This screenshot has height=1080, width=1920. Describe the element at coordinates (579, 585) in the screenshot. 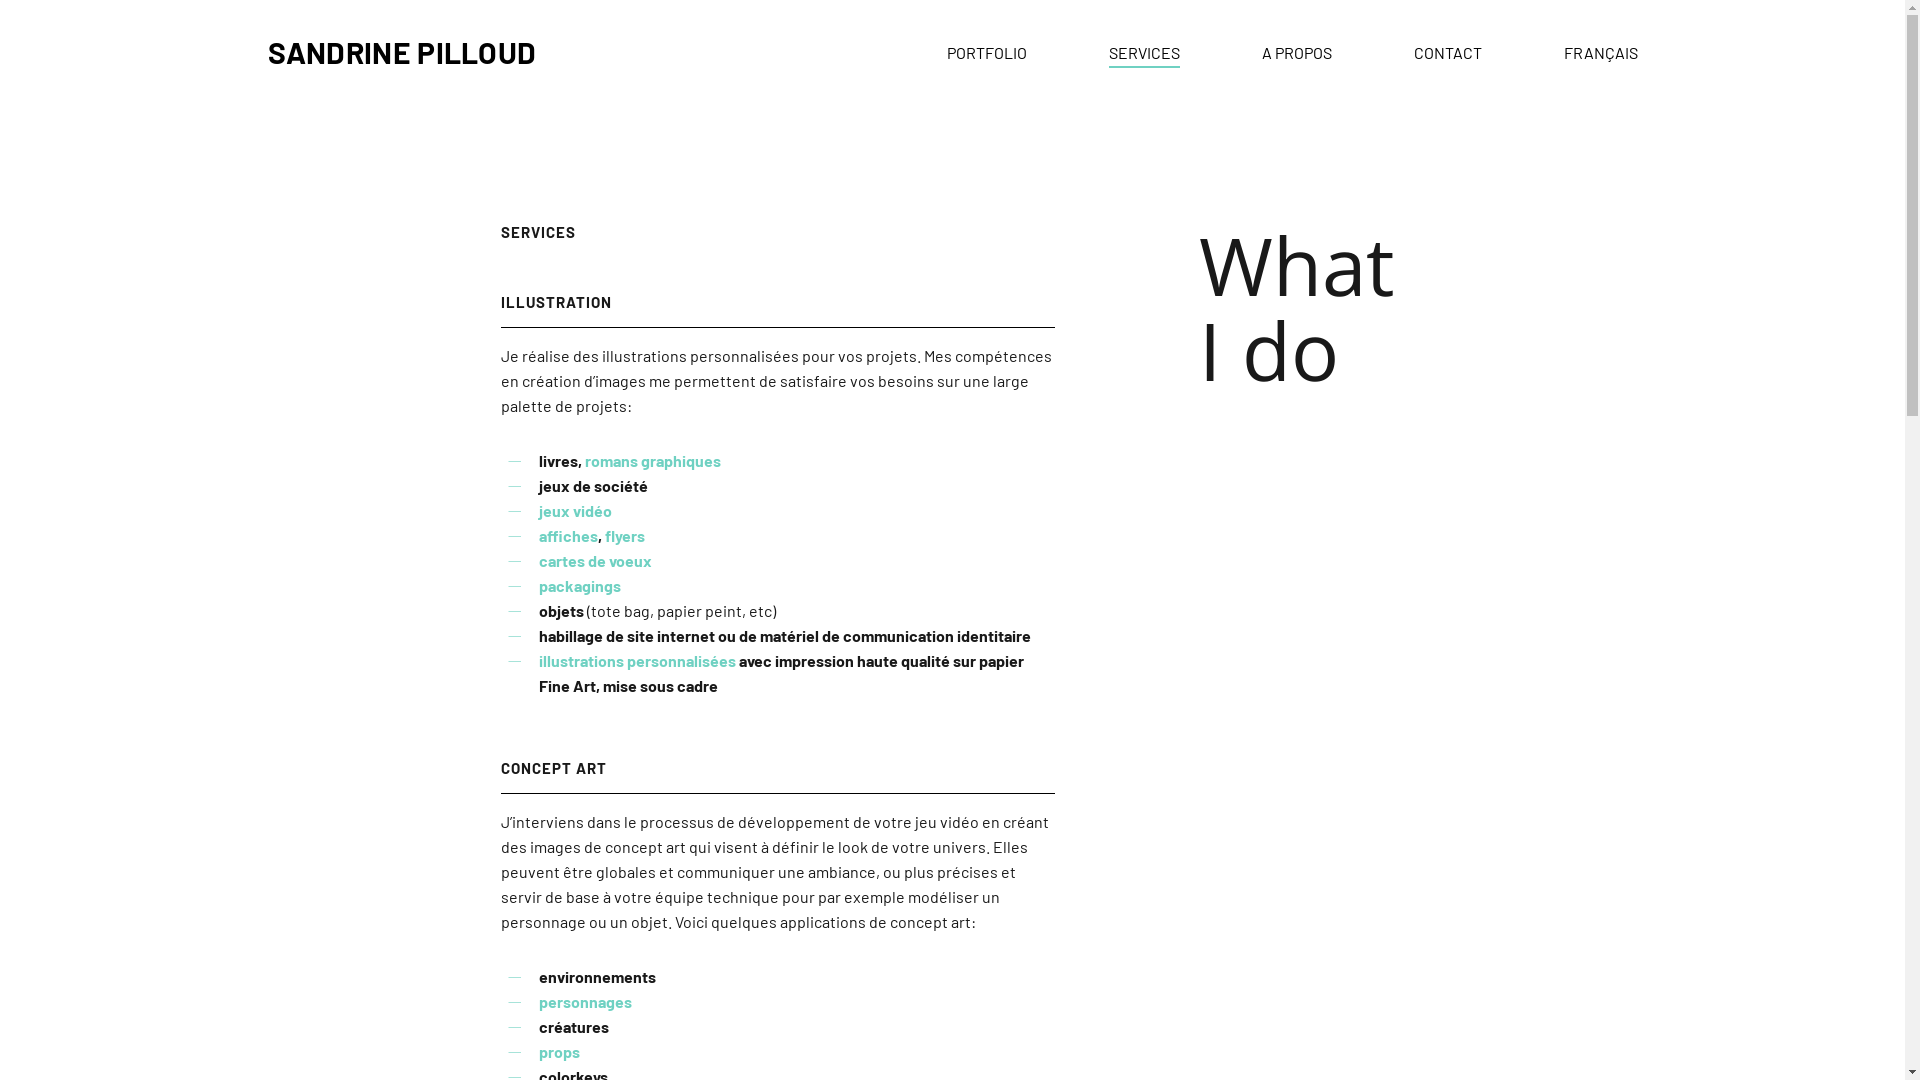

I see `'packagings'` at that location.